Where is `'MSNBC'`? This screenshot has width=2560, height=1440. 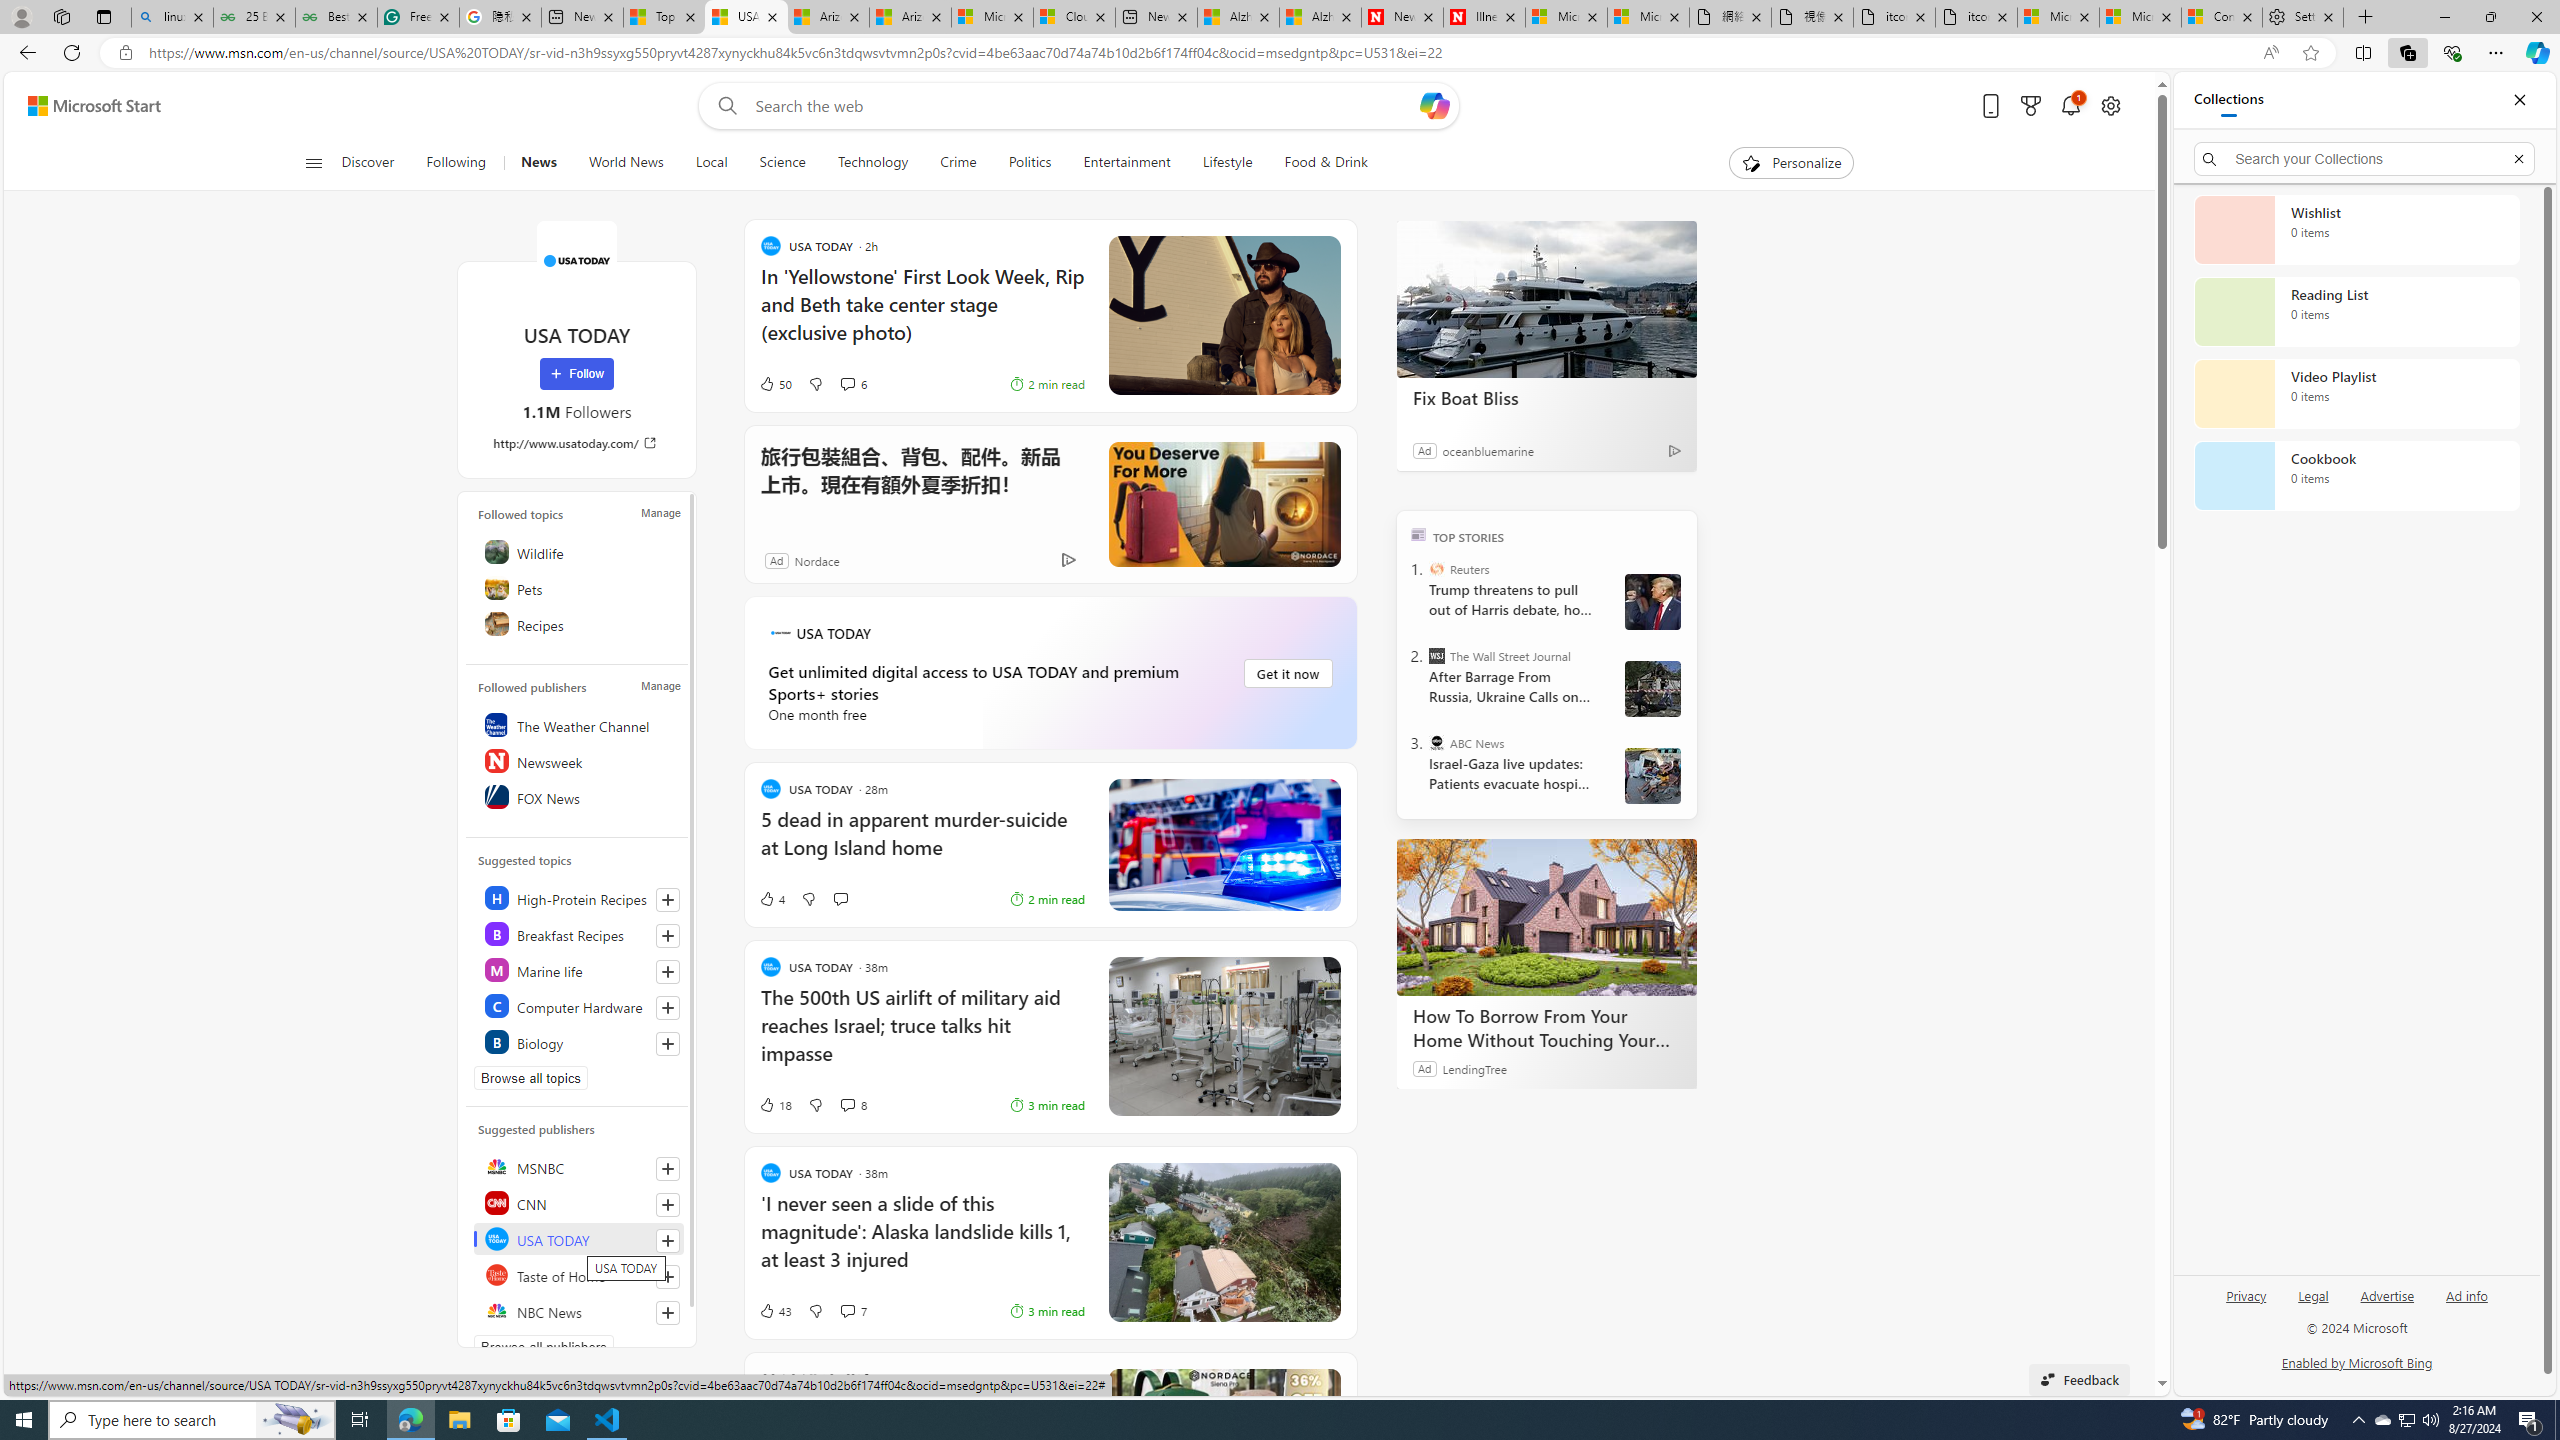
'MSNBC' is located at coordinates (578, 1167).